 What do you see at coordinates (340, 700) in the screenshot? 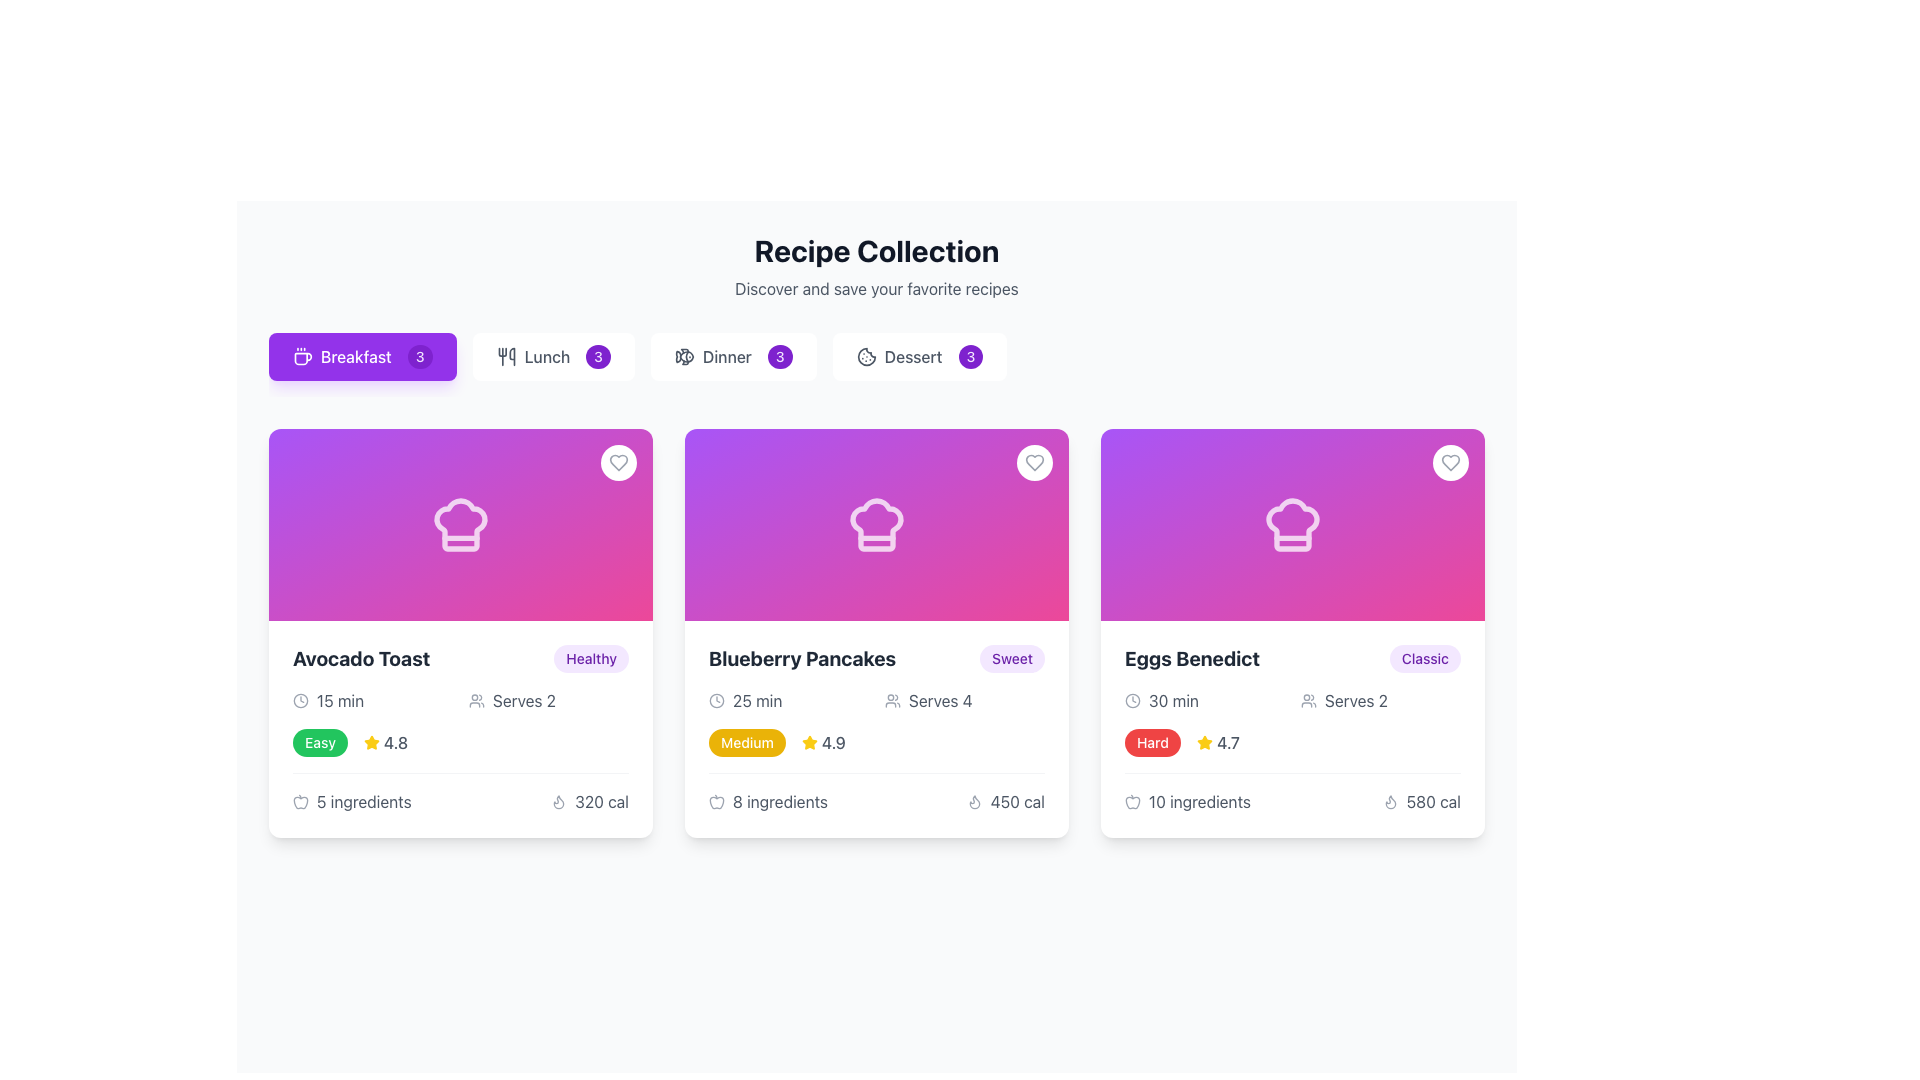
I see `the text label that provides information about the preparation time for the 'Avocado Toast' recipe, located on the left within the card's lower section, next to a clock icon` at bounding box center [340, 700].